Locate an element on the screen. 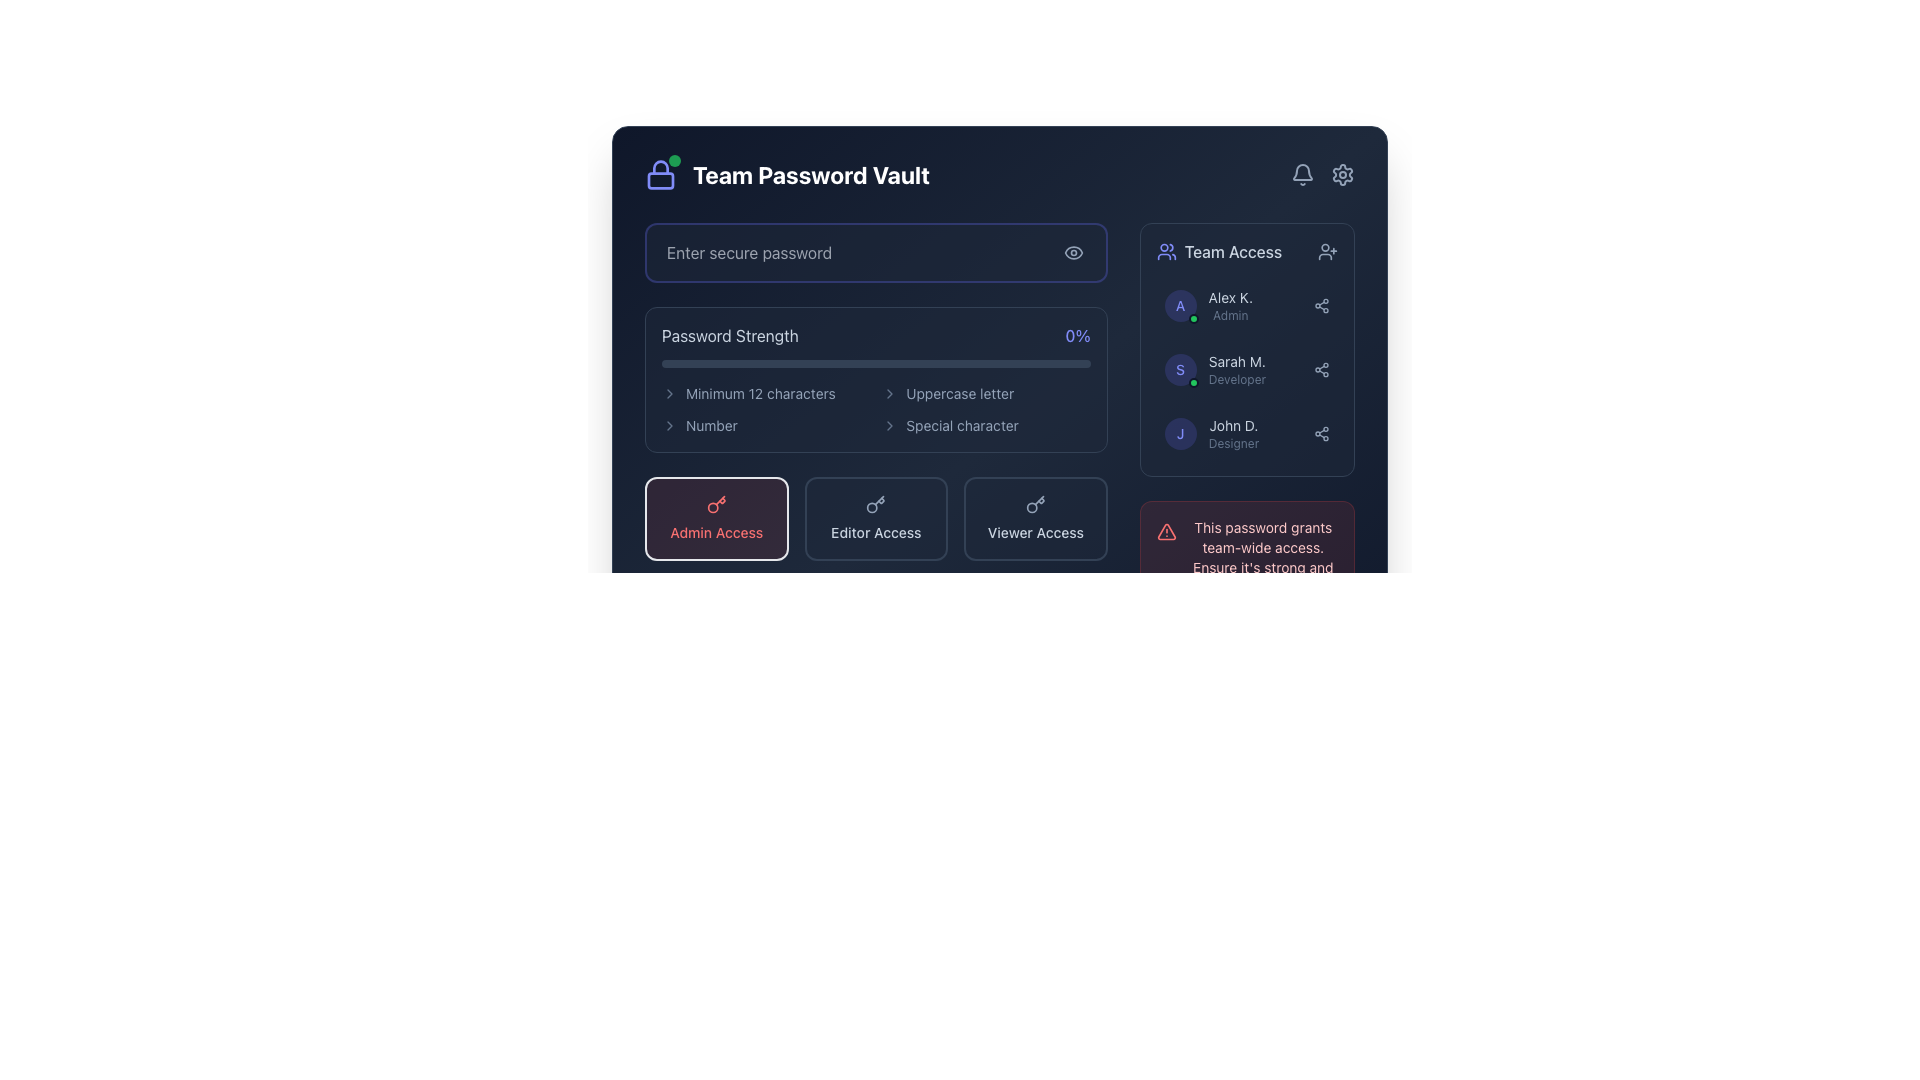 Image resolution: width=1920 pixels, height=1080 pixels. warning message from the Information Alert Box with a light red background that states, "This password grants team-wide access. Ensure it's strong and shared securely." is located at coordinates (1246, 558).